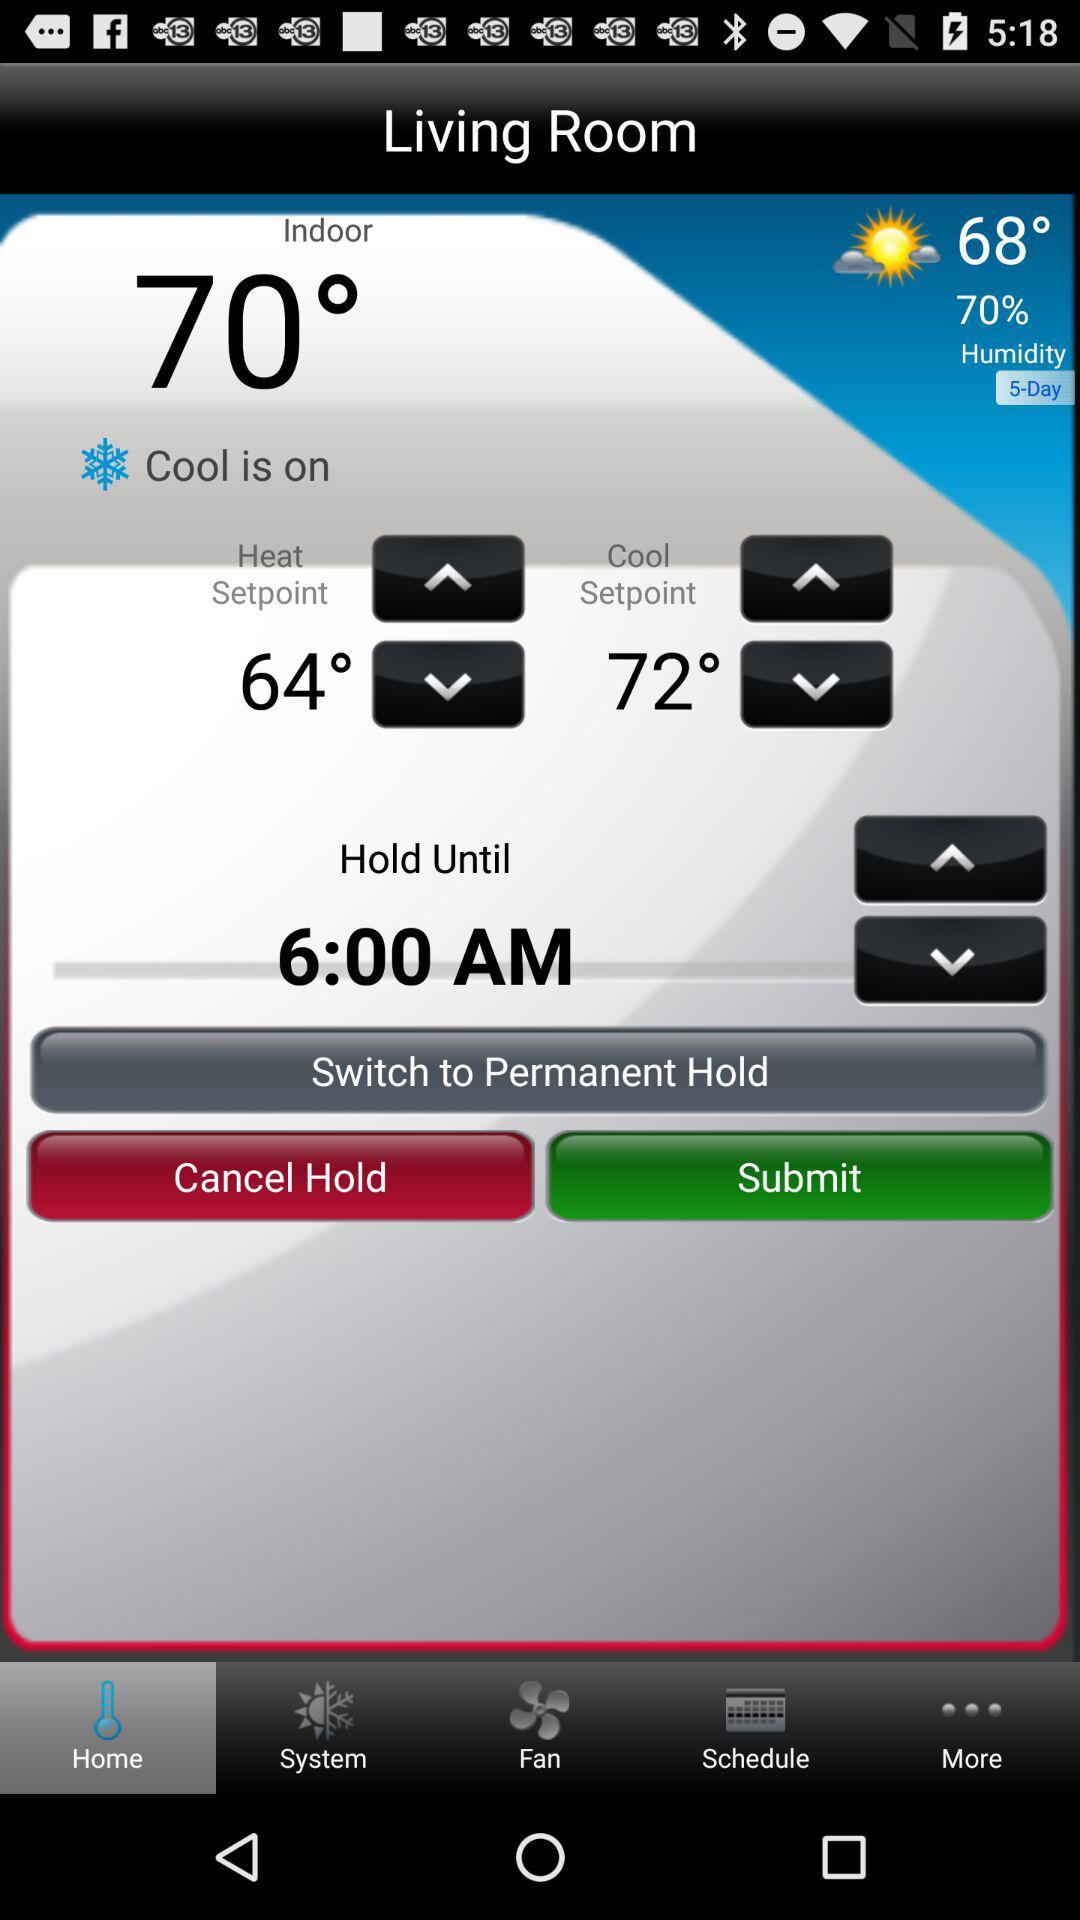 The height and width of the screenshot is (1920, 1080). What do you see at coordinates (1035, 387) in the screenshot?
I see `the 5-day` at bounding box center [1035, 387].